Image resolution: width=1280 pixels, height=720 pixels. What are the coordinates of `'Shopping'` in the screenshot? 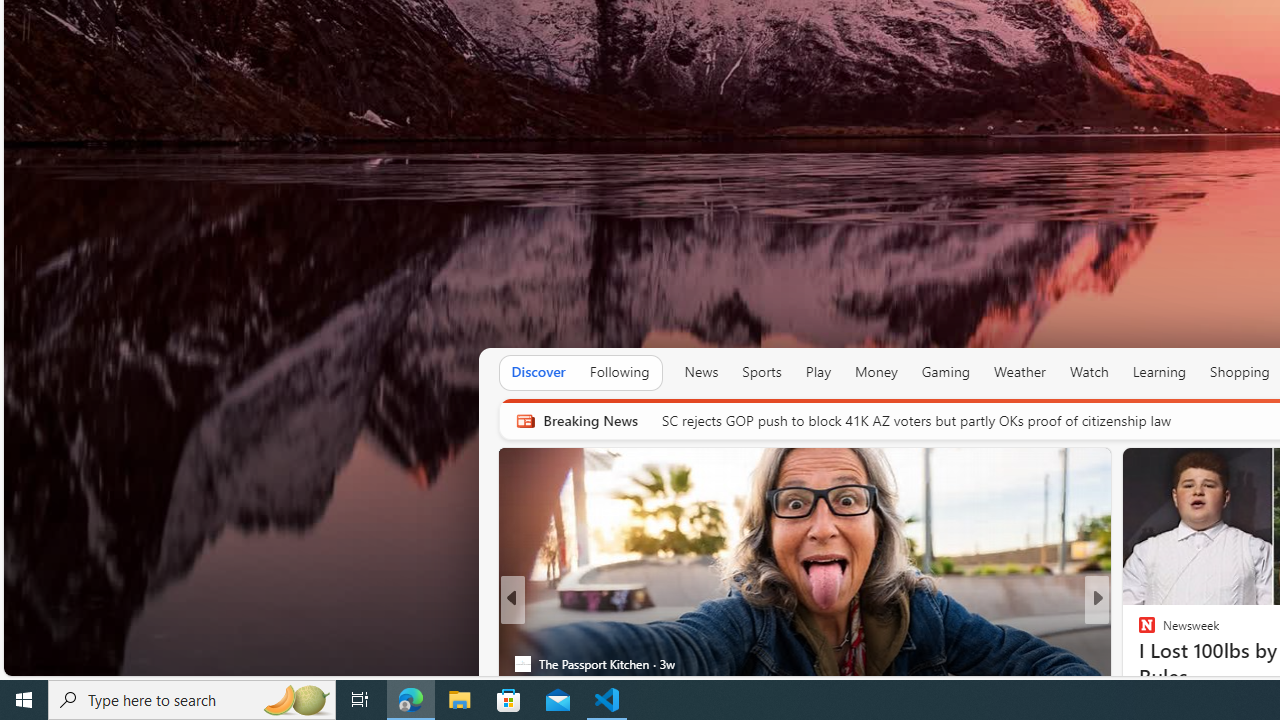 It's located at (1239, 371).